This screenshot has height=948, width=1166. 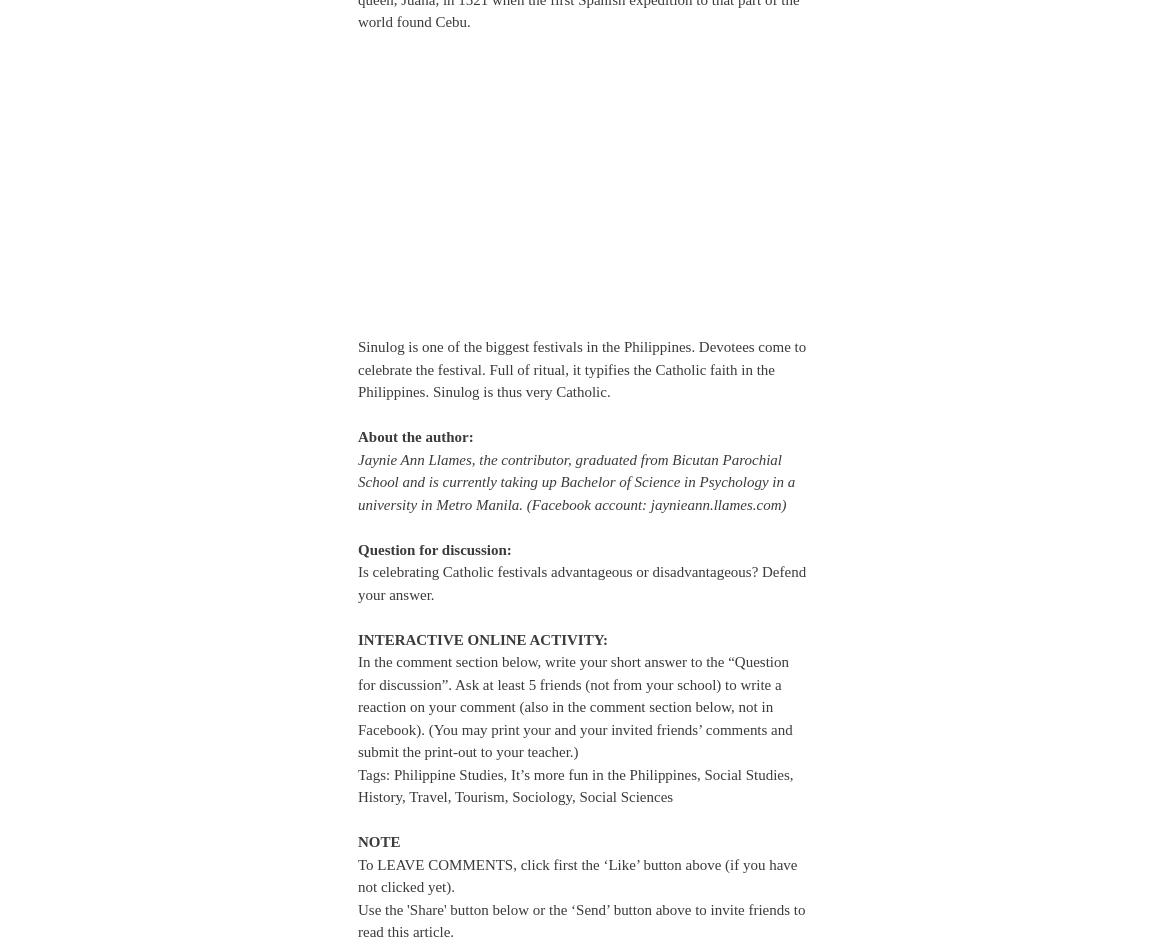 What do you see at coordinates (378, 841) in the screenshot?
I see `'NOTE'` at bounding box center [378, 841].